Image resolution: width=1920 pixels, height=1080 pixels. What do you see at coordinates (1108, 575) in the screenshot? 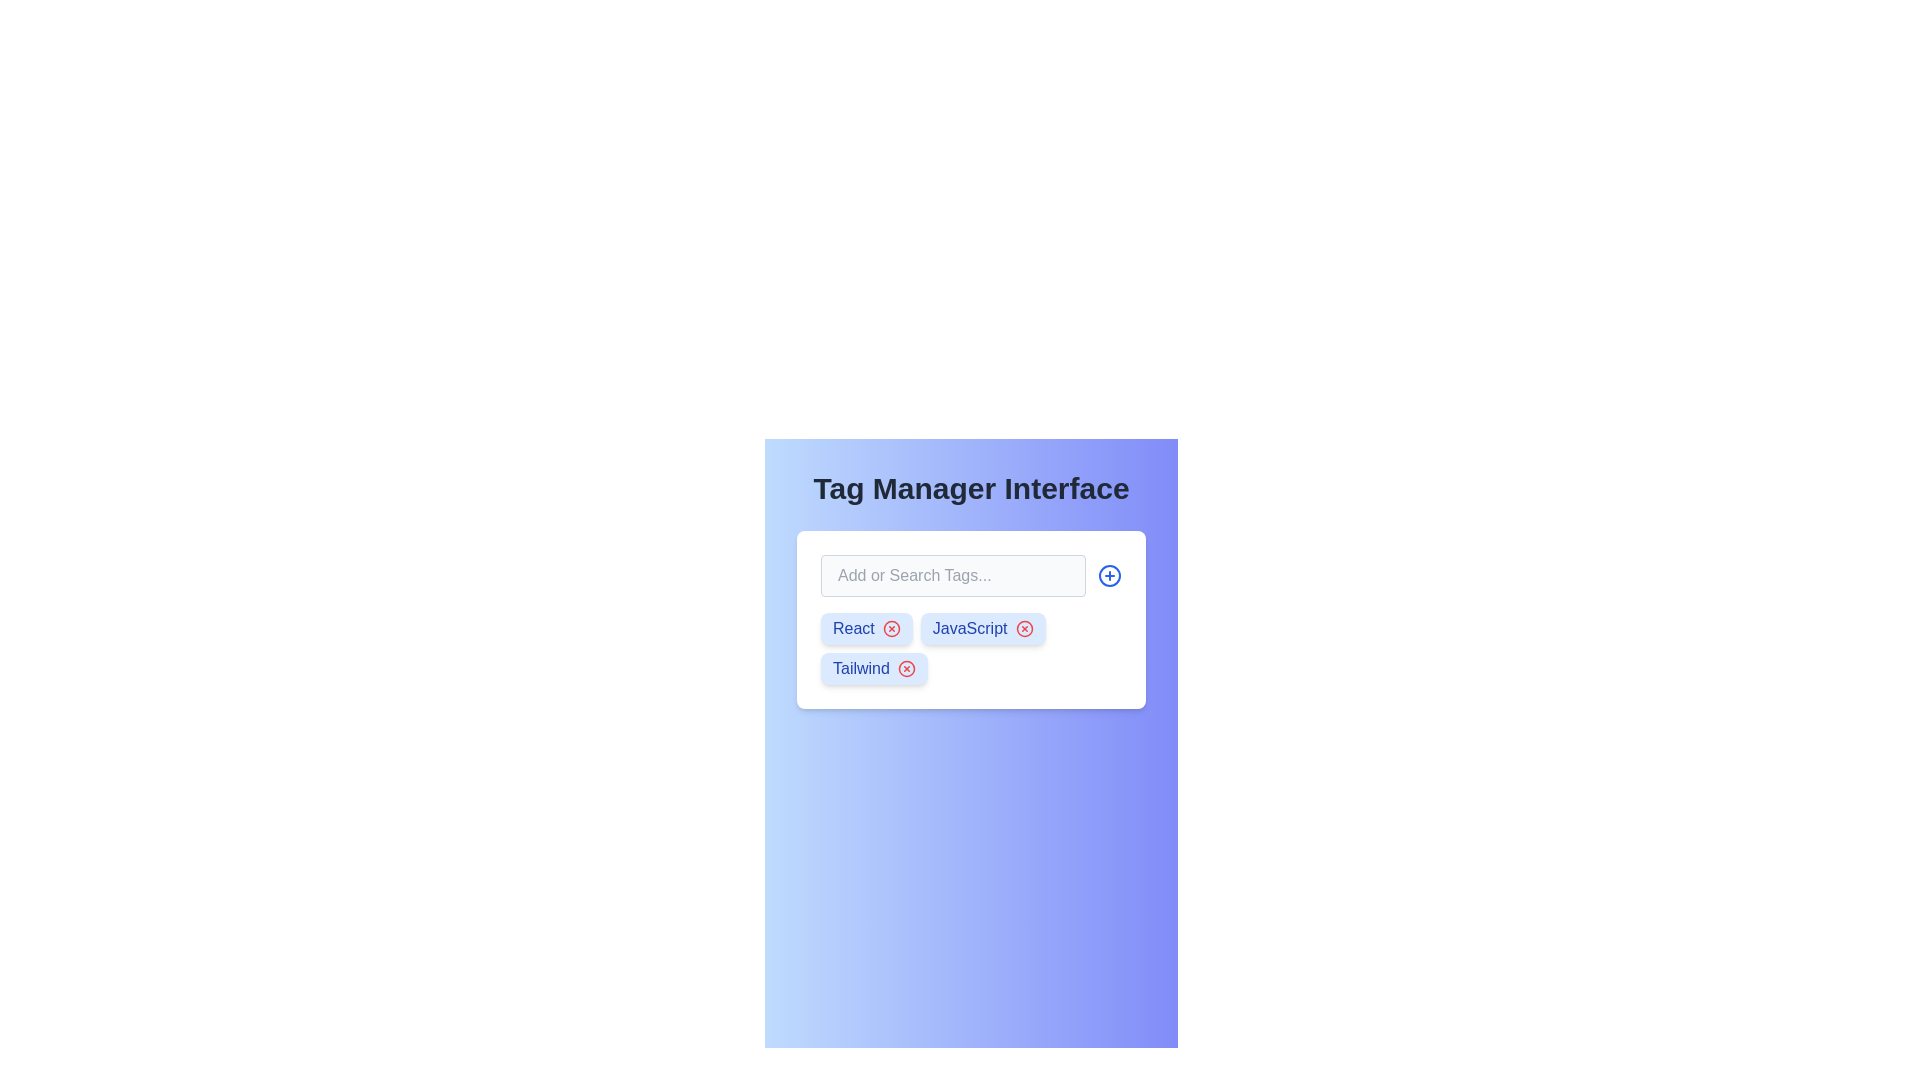
I see `the 'Add' icon button, which is positioned to the right of the 'Add or Search Tags...' input field` at bounding box center [1108, 575].